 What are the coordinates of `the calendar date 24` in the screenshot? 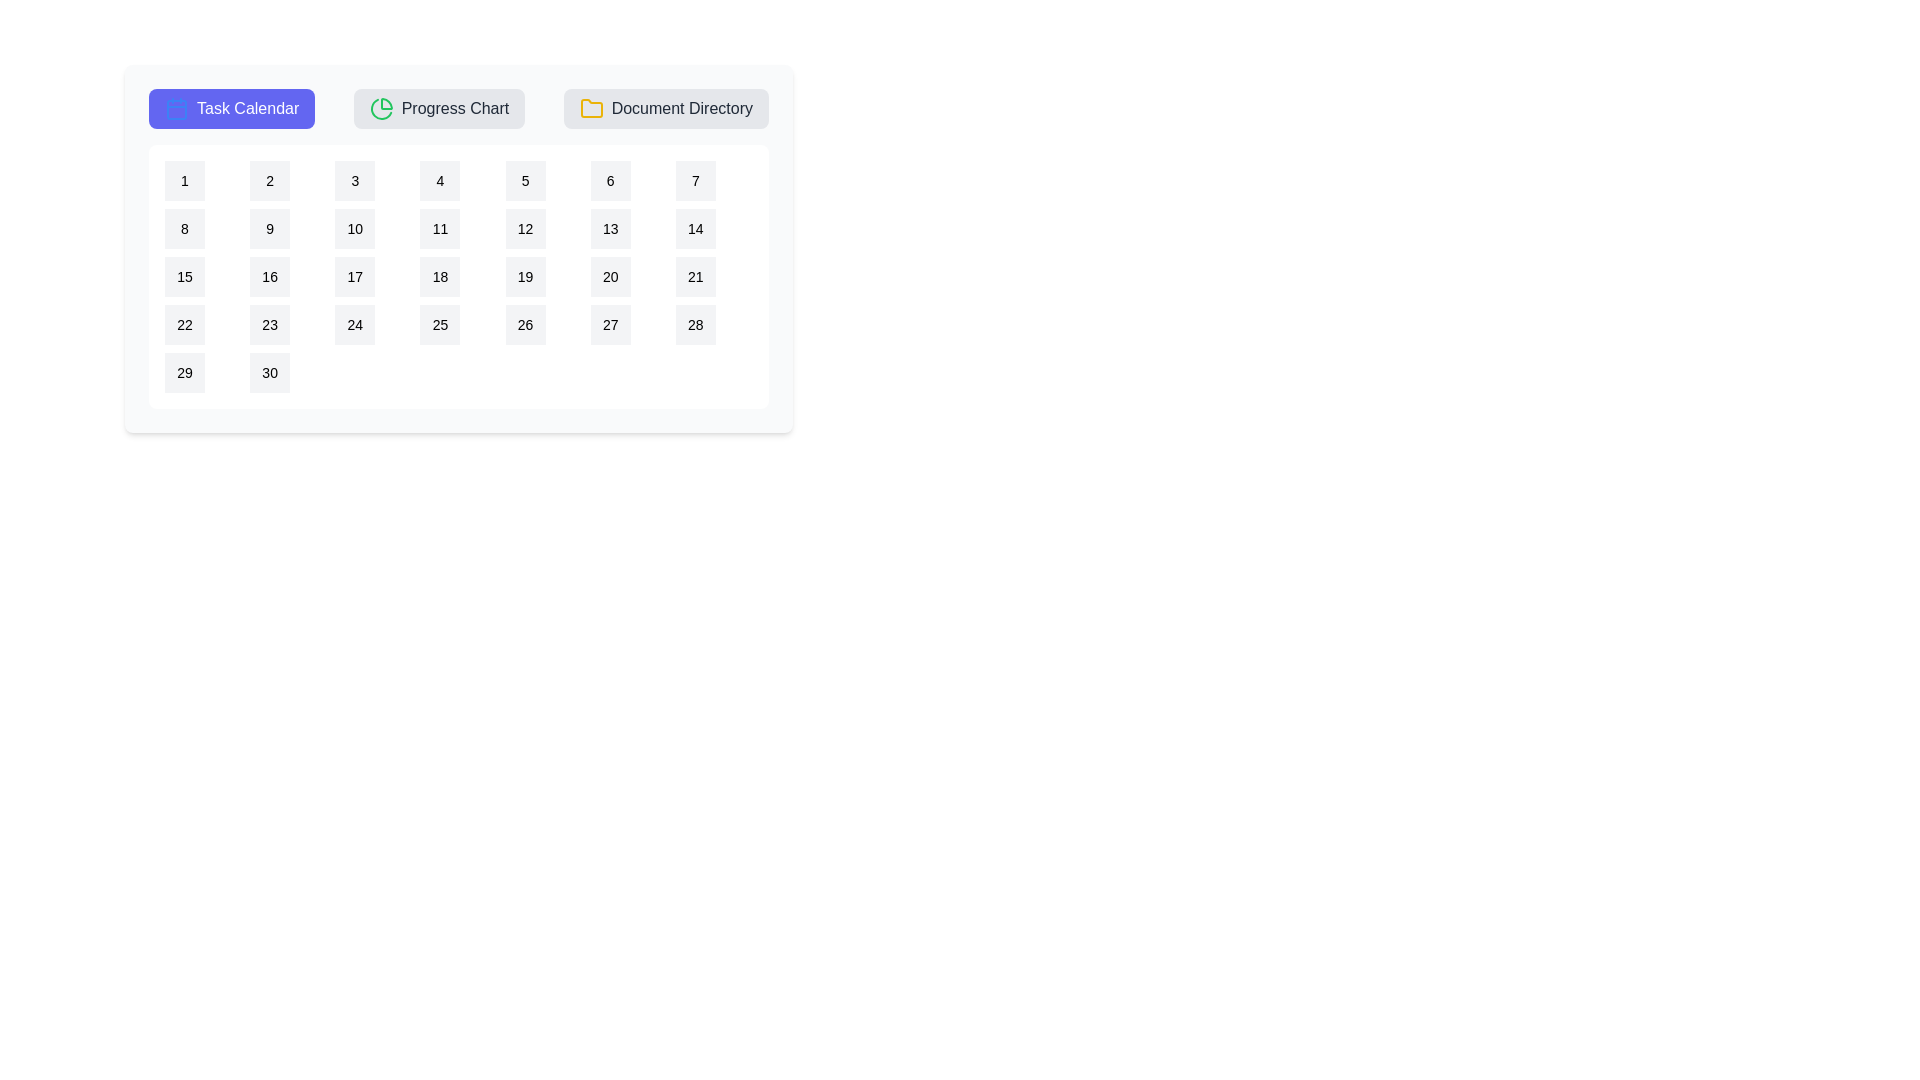 It's located at (355, 323).